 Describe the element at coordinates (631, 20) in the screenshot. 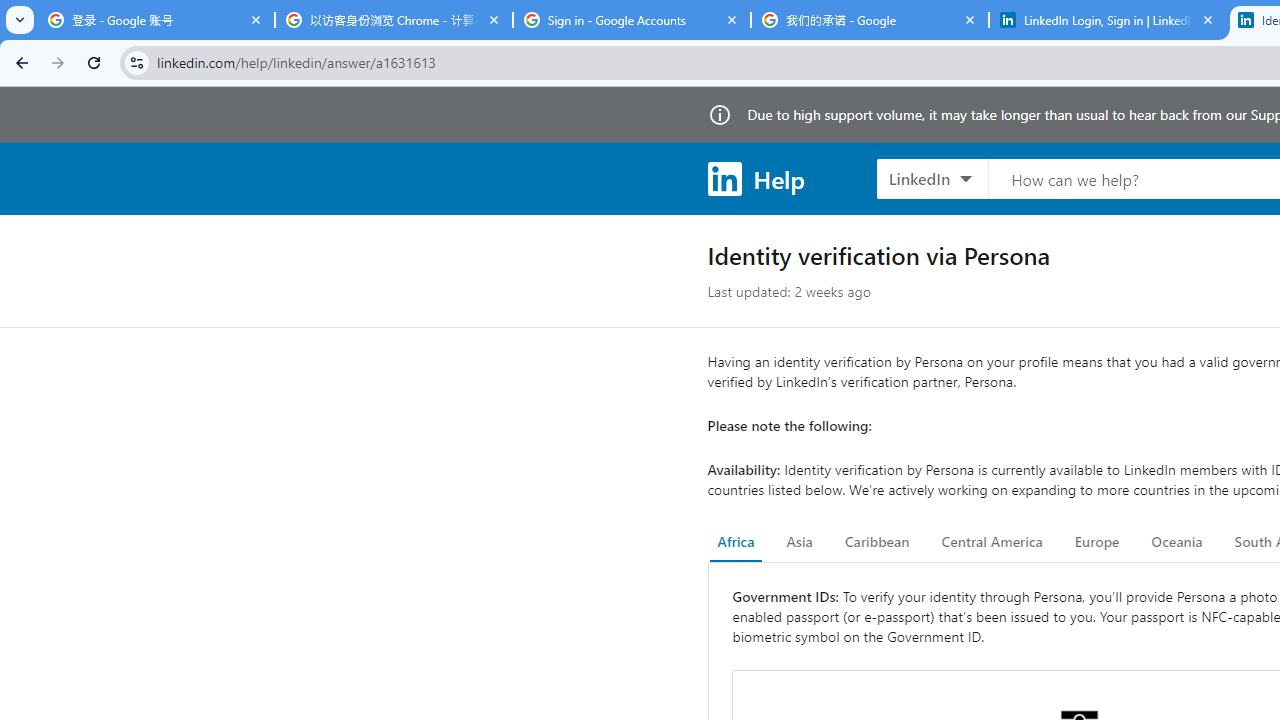

I see `'Sign in - Google Accounts'` at that location.